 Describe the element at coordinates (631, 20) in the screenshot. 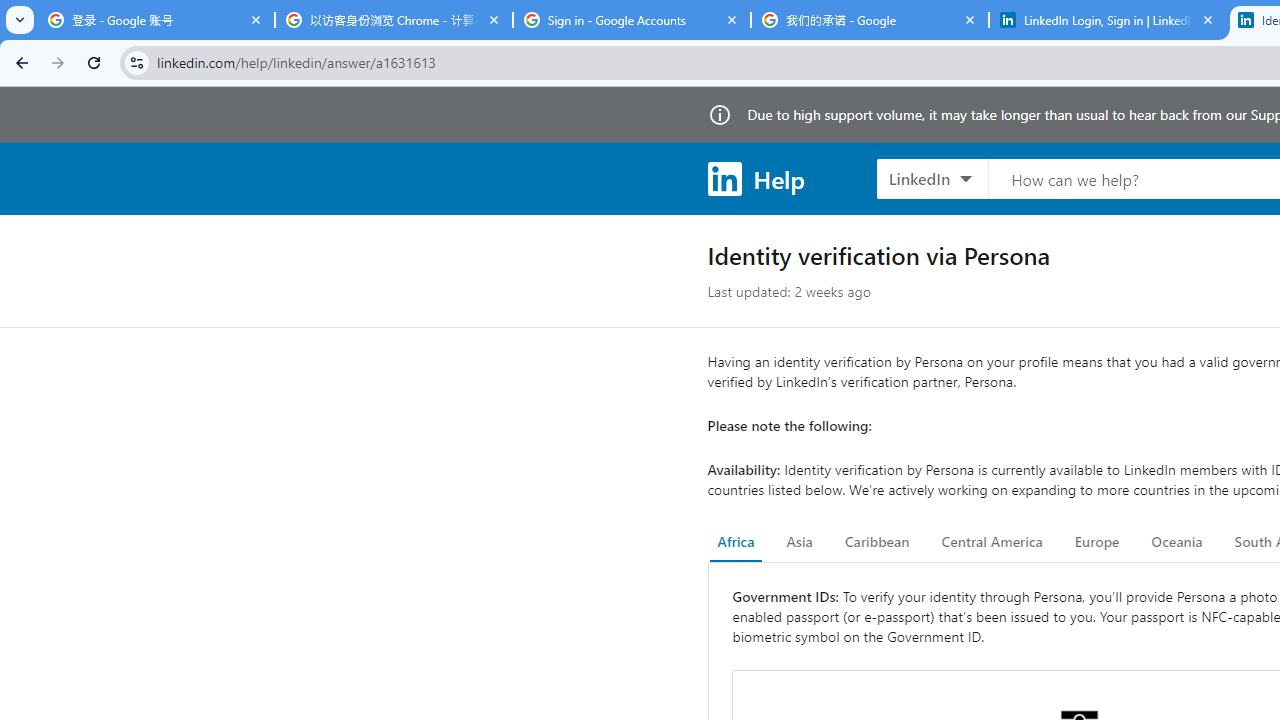

I see `'Sign in - Google Accounts'` at that location.